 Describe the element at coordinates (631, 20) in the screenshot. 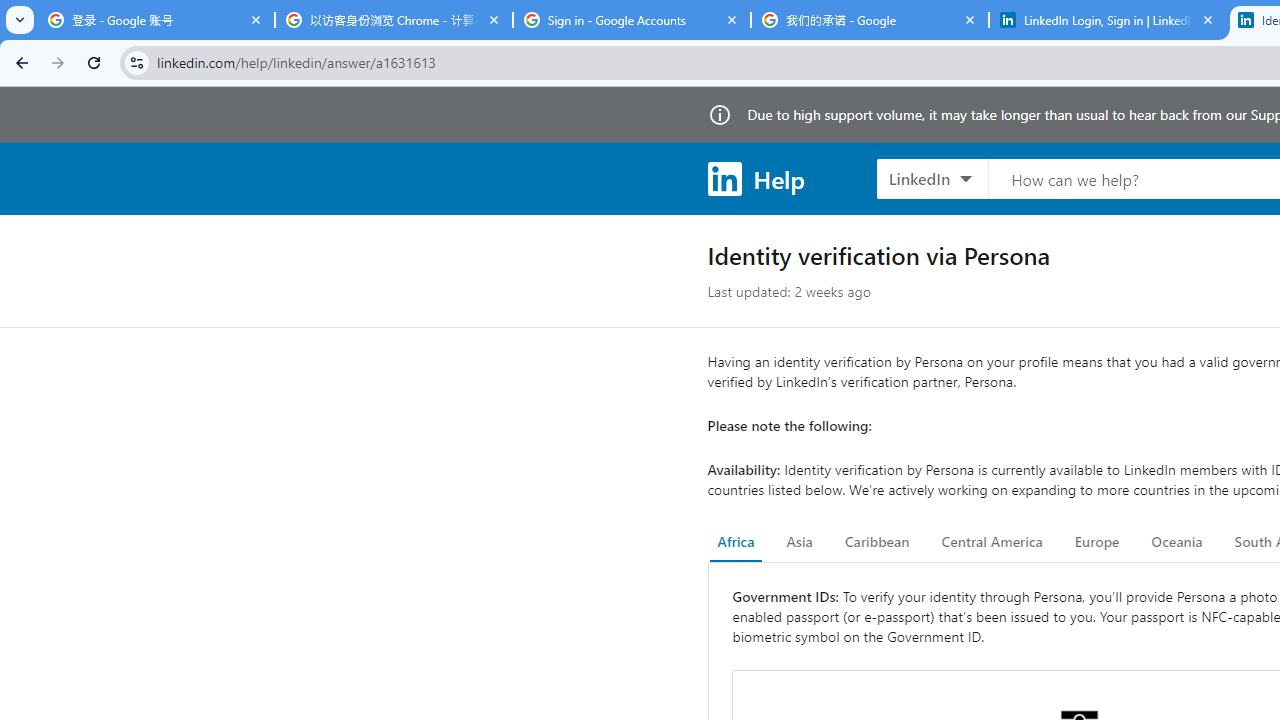

I see `'Sign in - Google Accounts'` at that location.